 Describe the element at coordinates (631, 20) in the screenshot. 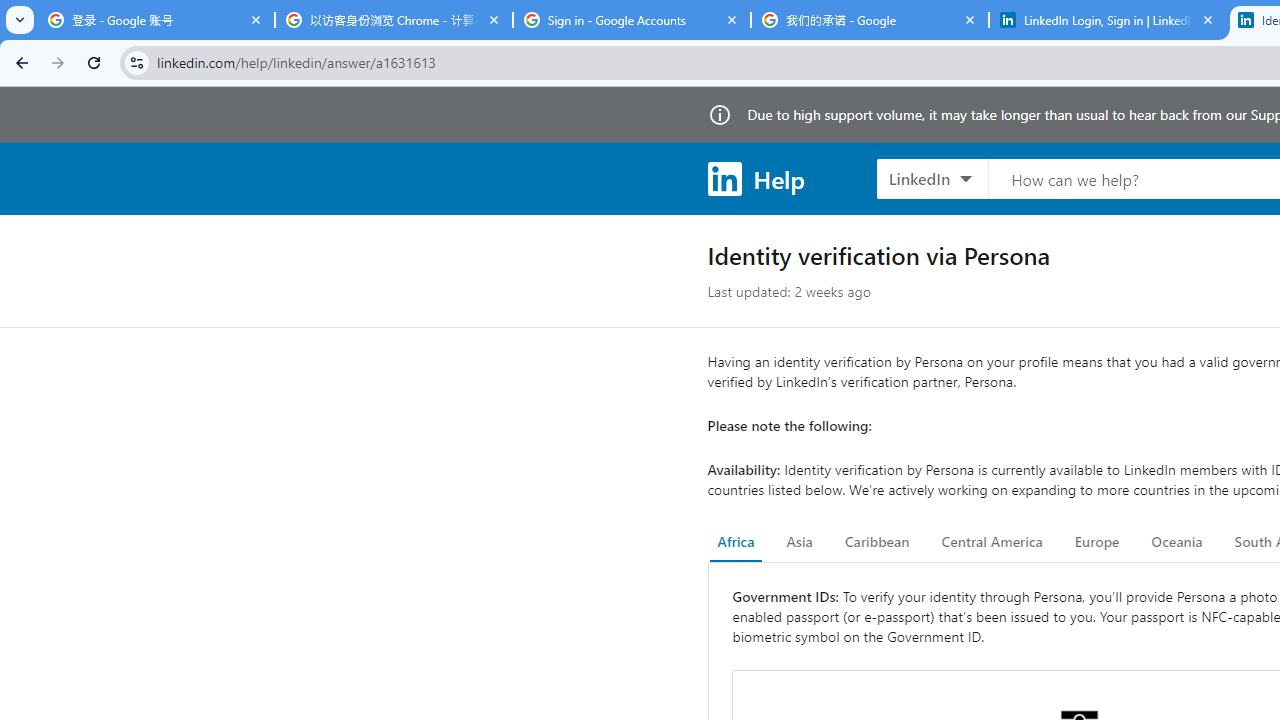

I see `'Sign in - Google Accounts'` at that location.